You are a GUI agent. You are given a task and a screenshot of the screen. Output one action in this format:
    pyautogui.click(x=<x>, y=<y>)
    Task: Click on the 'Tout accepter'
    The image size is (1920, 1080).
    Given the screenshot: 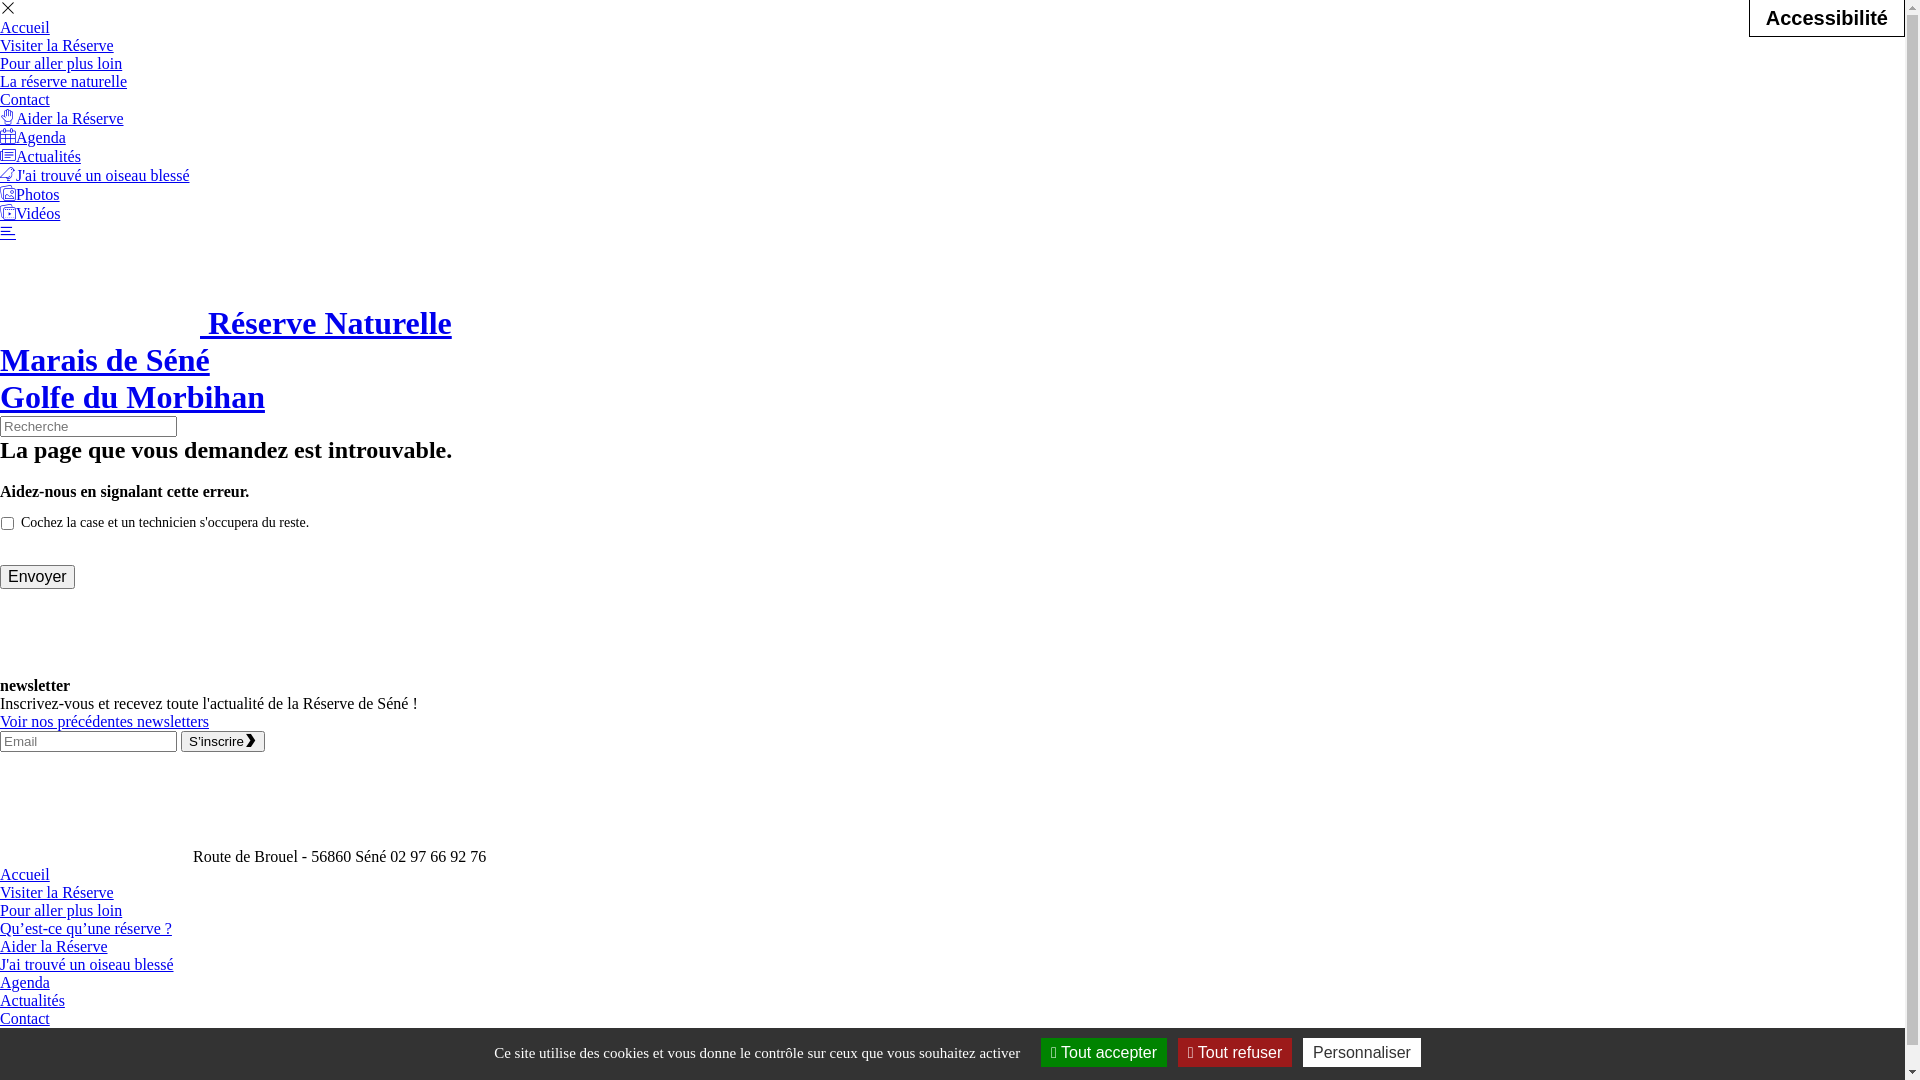 What is the action you would take?
    pyautogui.click(x=1103, y=1051)
    